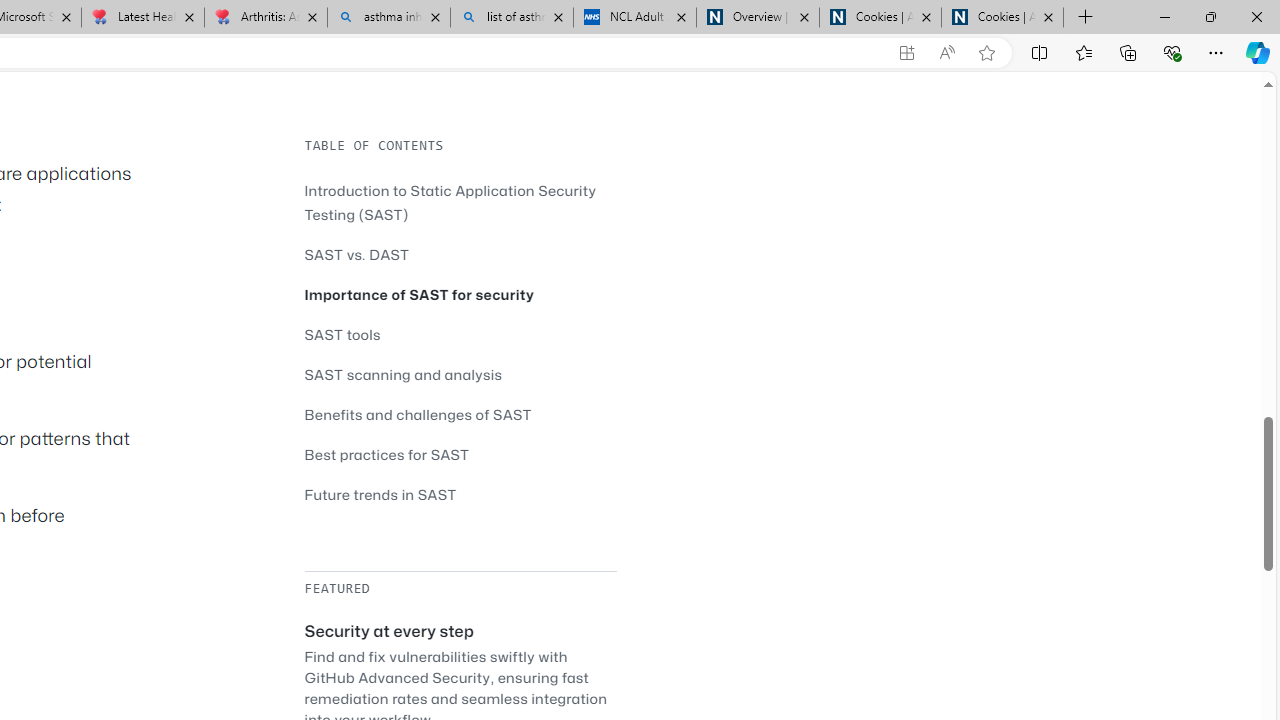  Describe the element at coordinates (633, 17) in the screenshot. I see `'NCL Adult Asthma Inhaler Choice Guideline'` at that location.